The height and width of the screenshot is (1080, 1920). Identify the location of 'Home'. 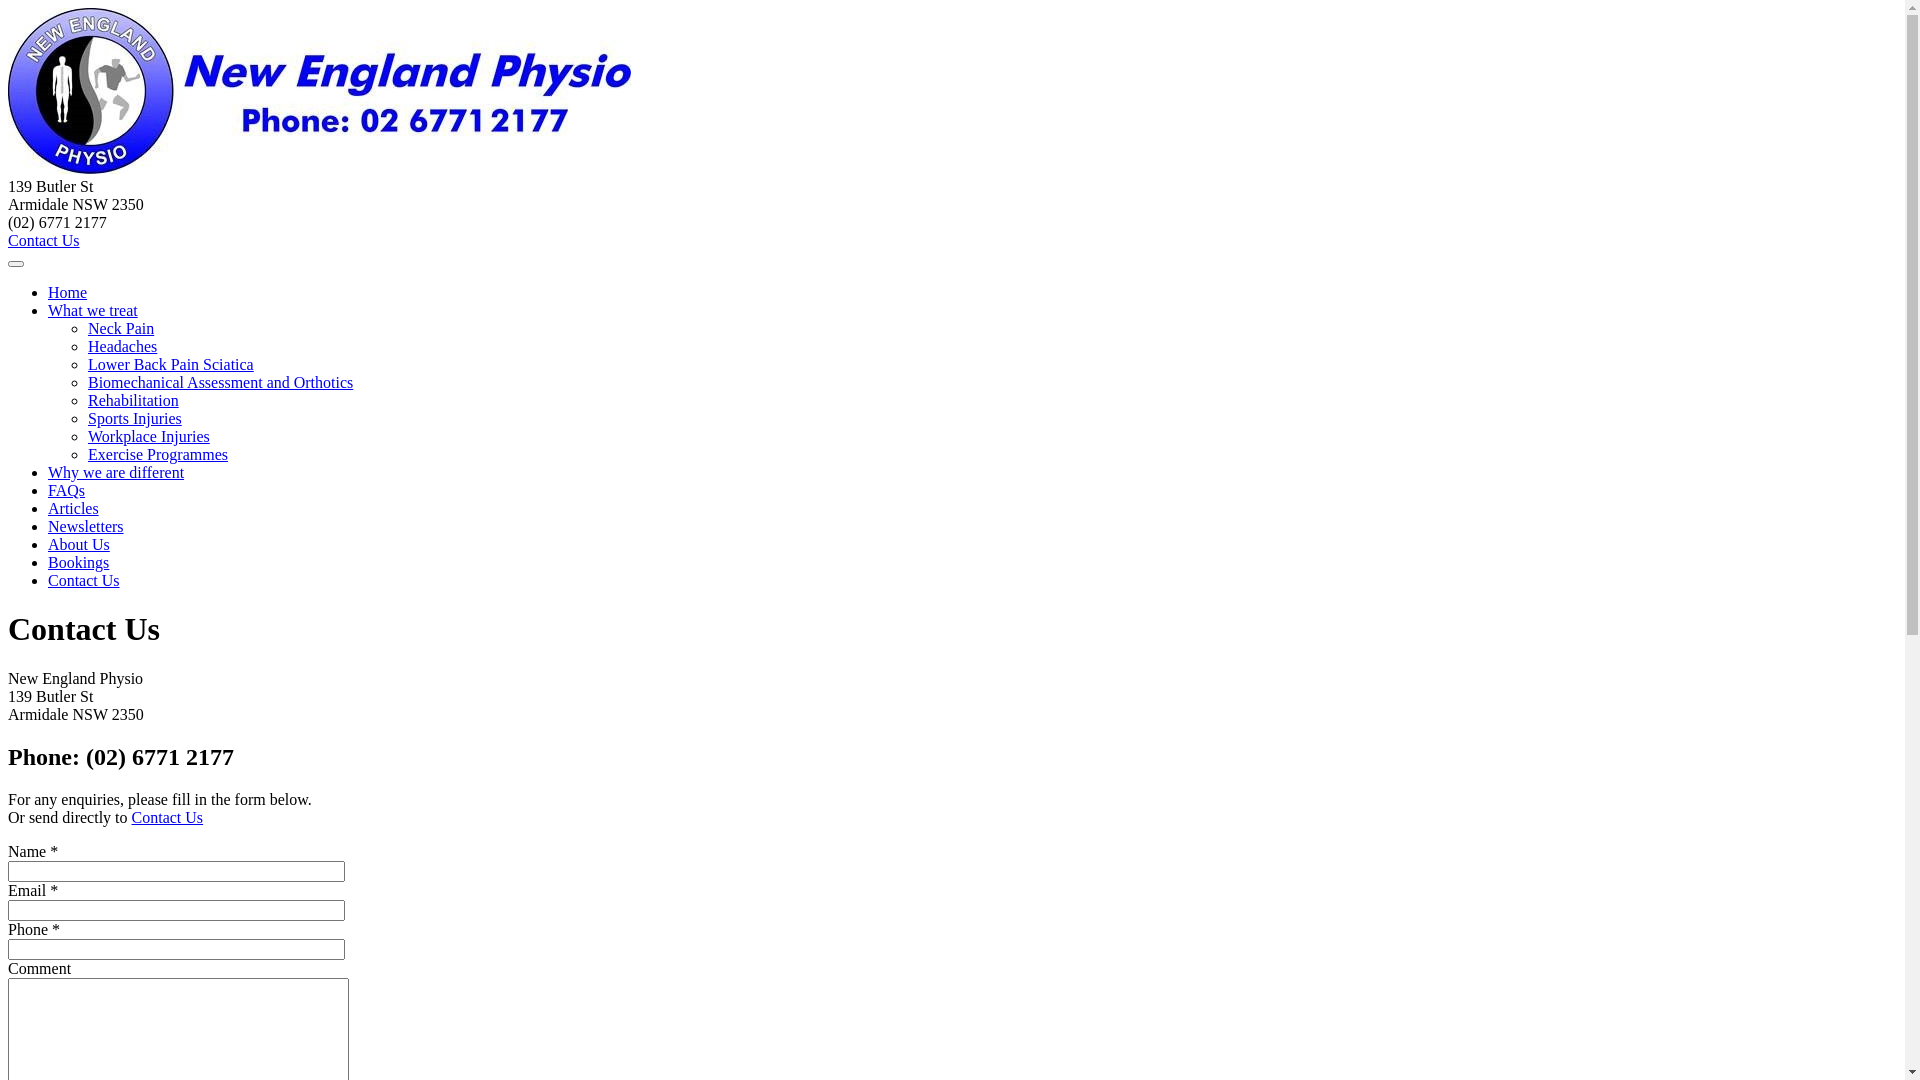
(48, 292).